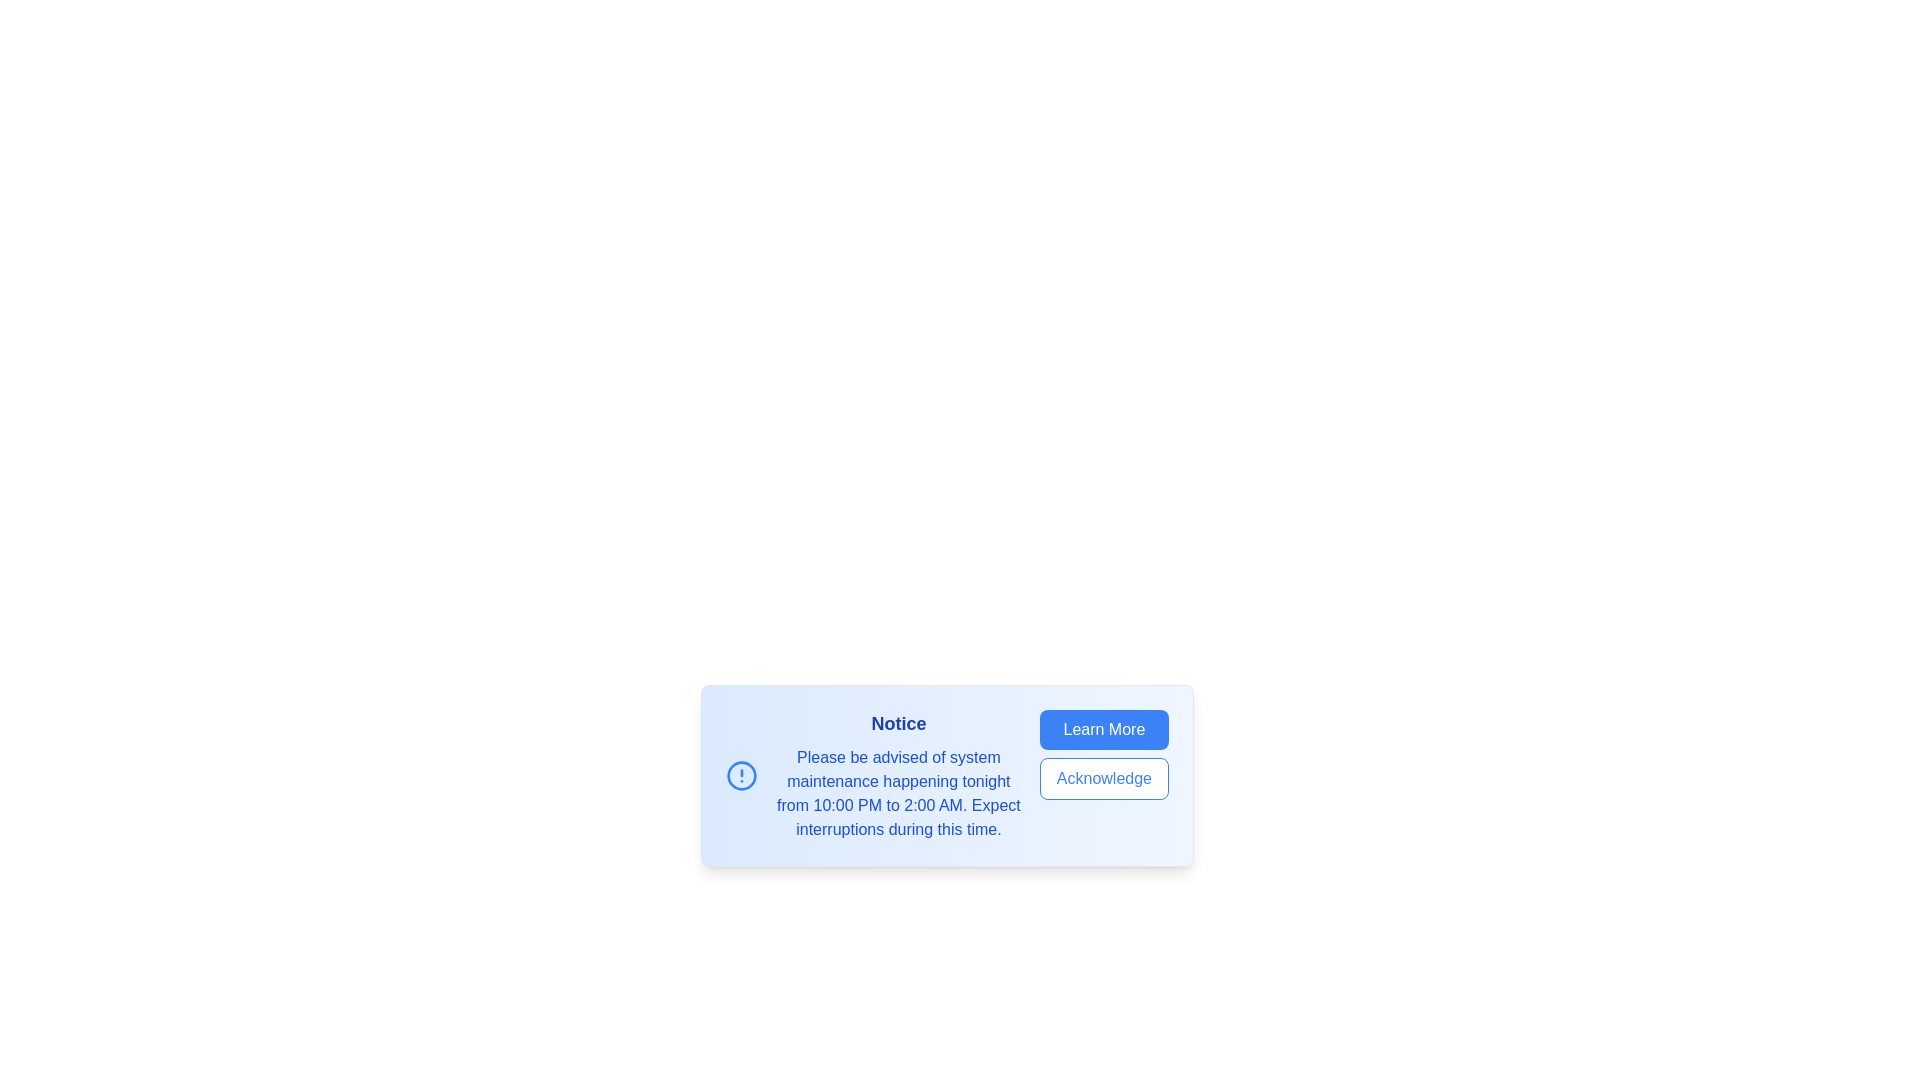 The height and width of the screenshot is (1080, 1920). I want to click on the 'Acknowledge' button, so click(1103, 778).